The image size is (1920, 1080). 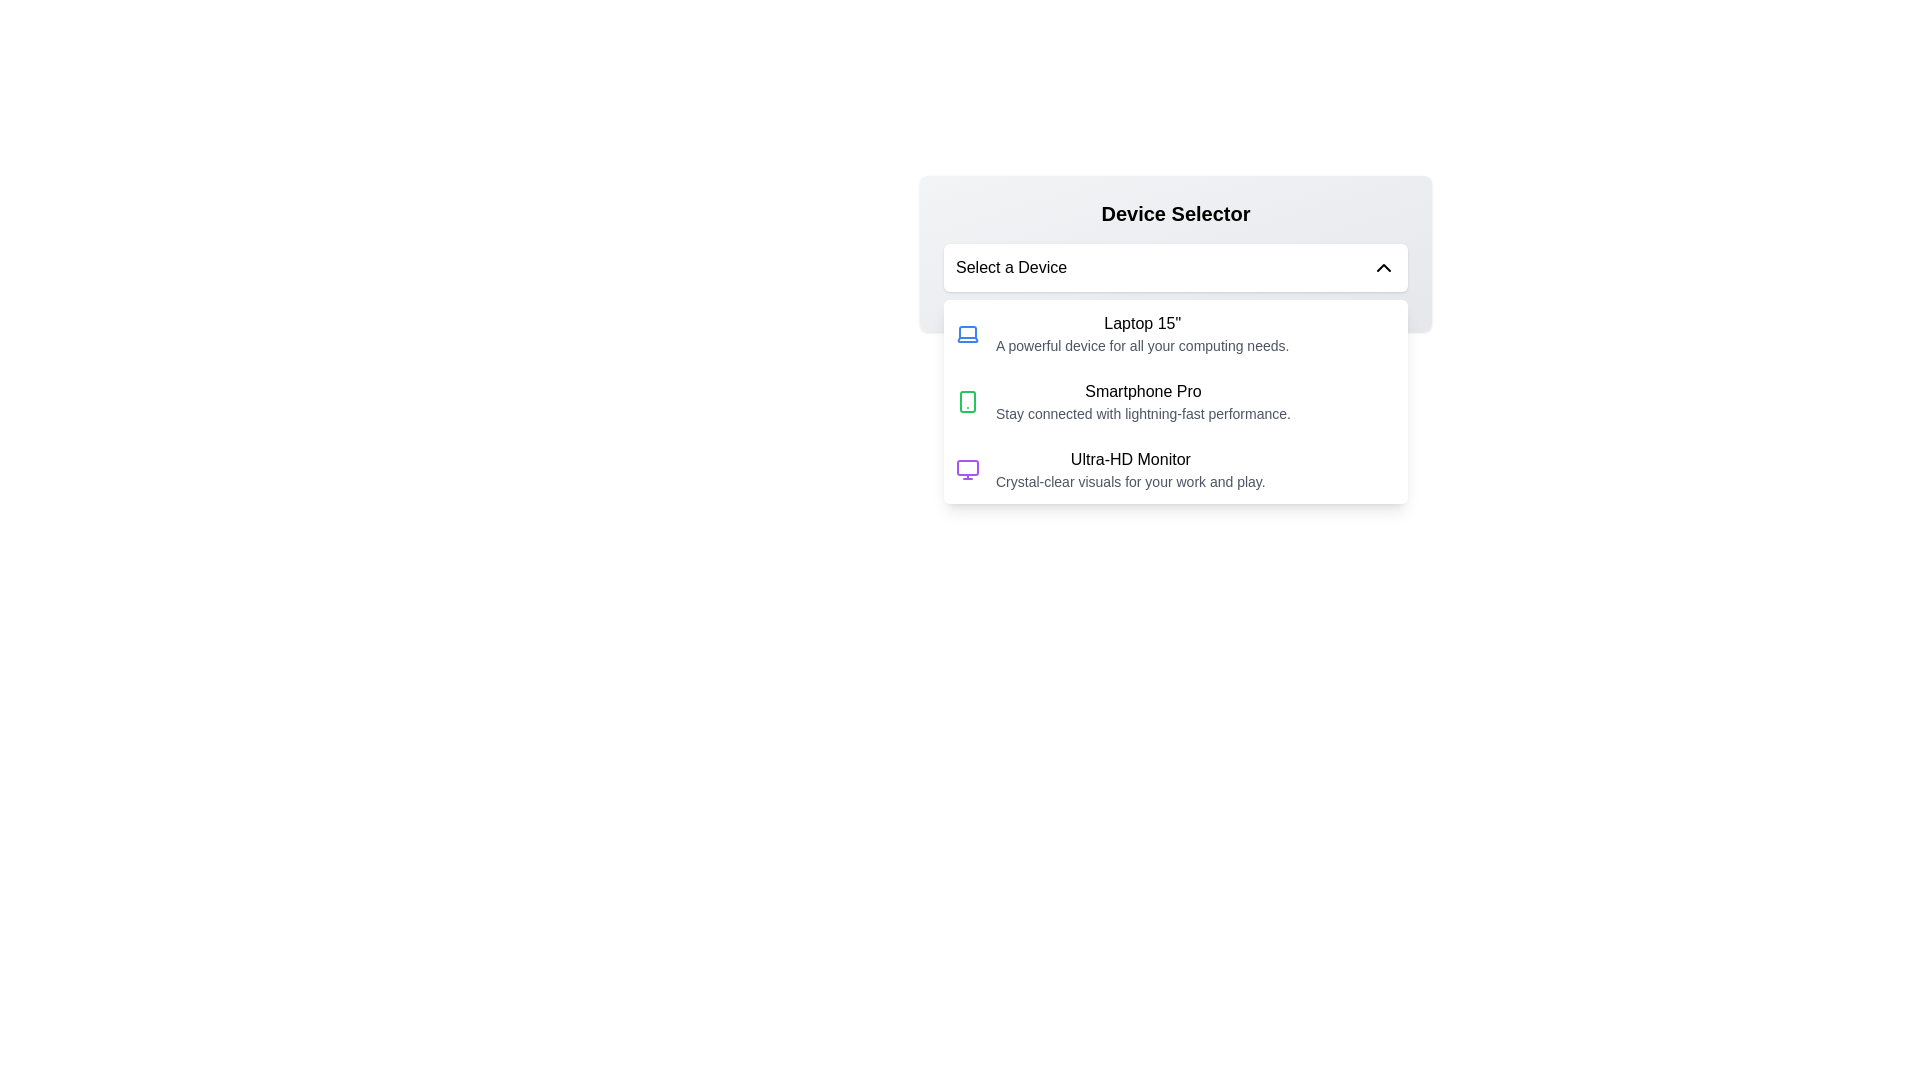 What do you see at coordinates (968, 333) in the screenshot?
I see `the laptop icon, which is the first icon in the Device Selector interface, located to the left of the 'Laptop 15"' text label` at bounding box center [968, 333].